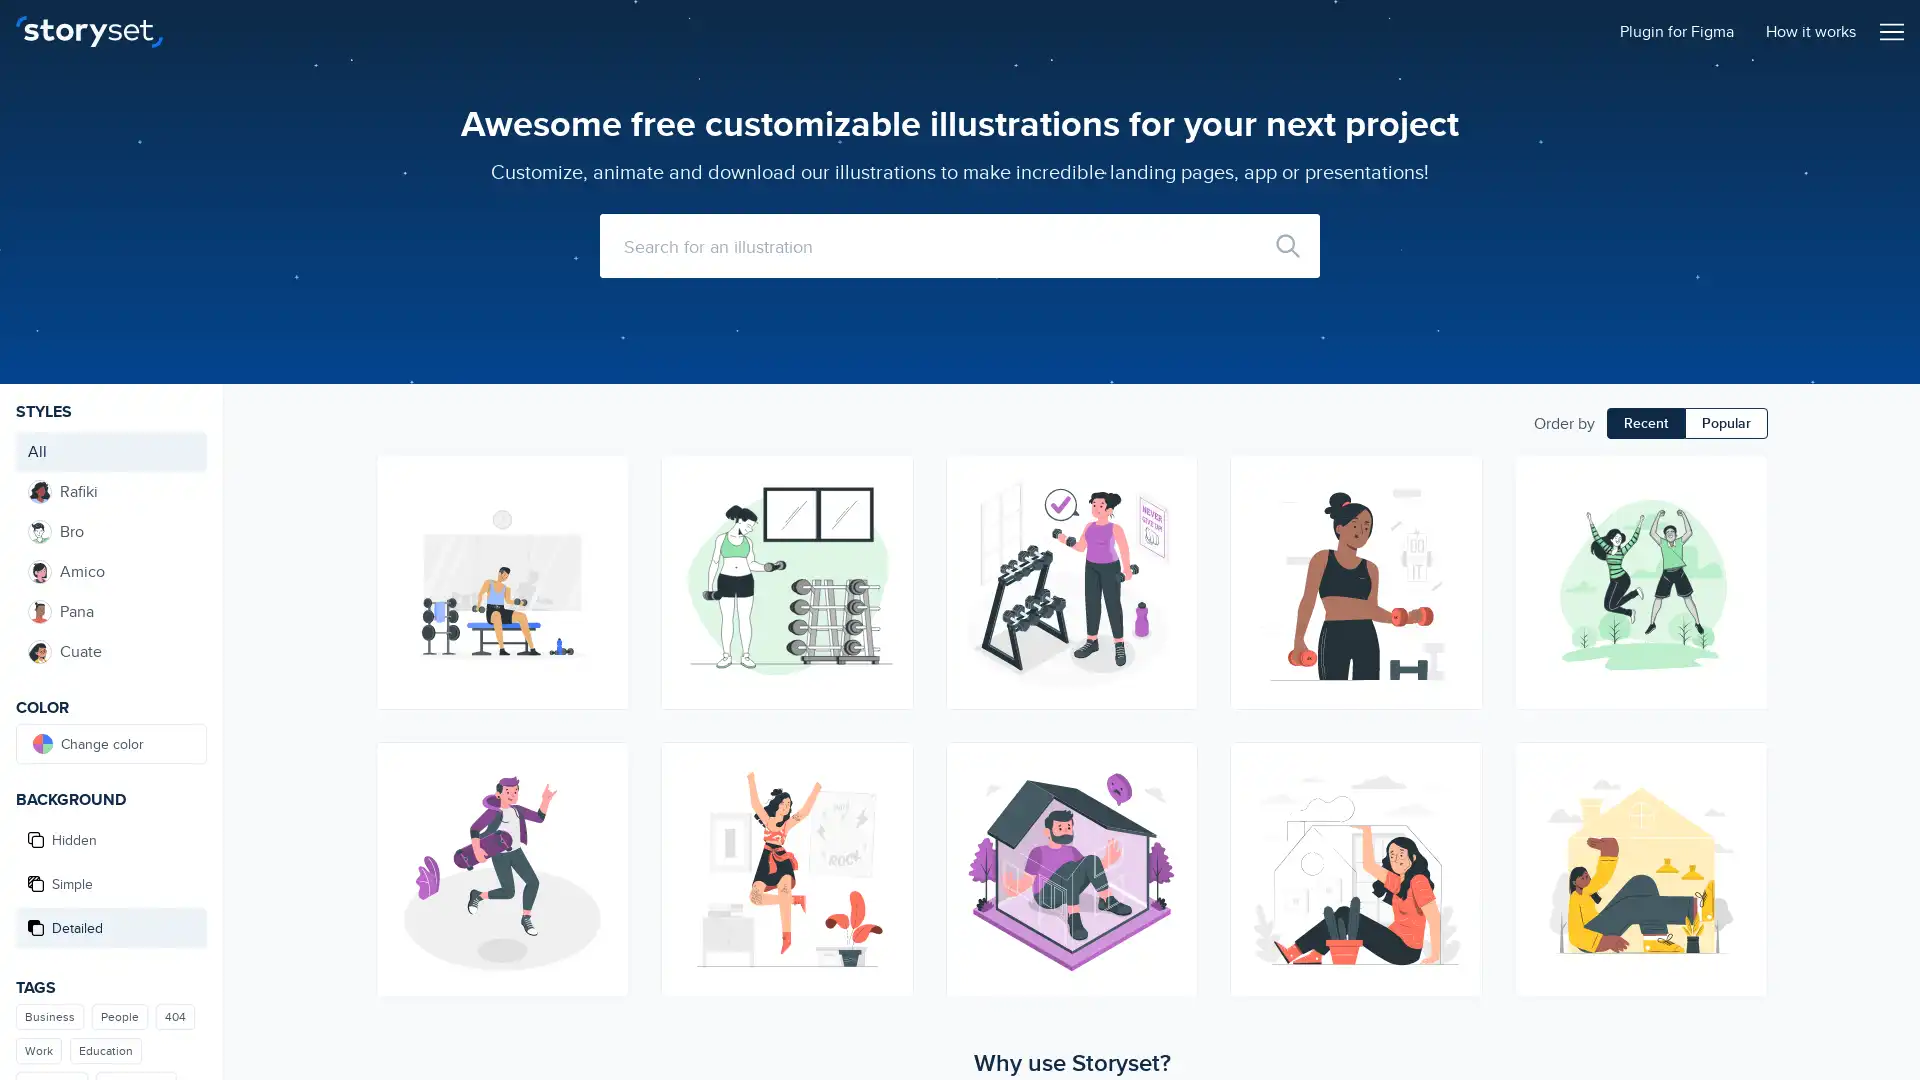  I want to click on wand icon Animate, so click(1741, 765).